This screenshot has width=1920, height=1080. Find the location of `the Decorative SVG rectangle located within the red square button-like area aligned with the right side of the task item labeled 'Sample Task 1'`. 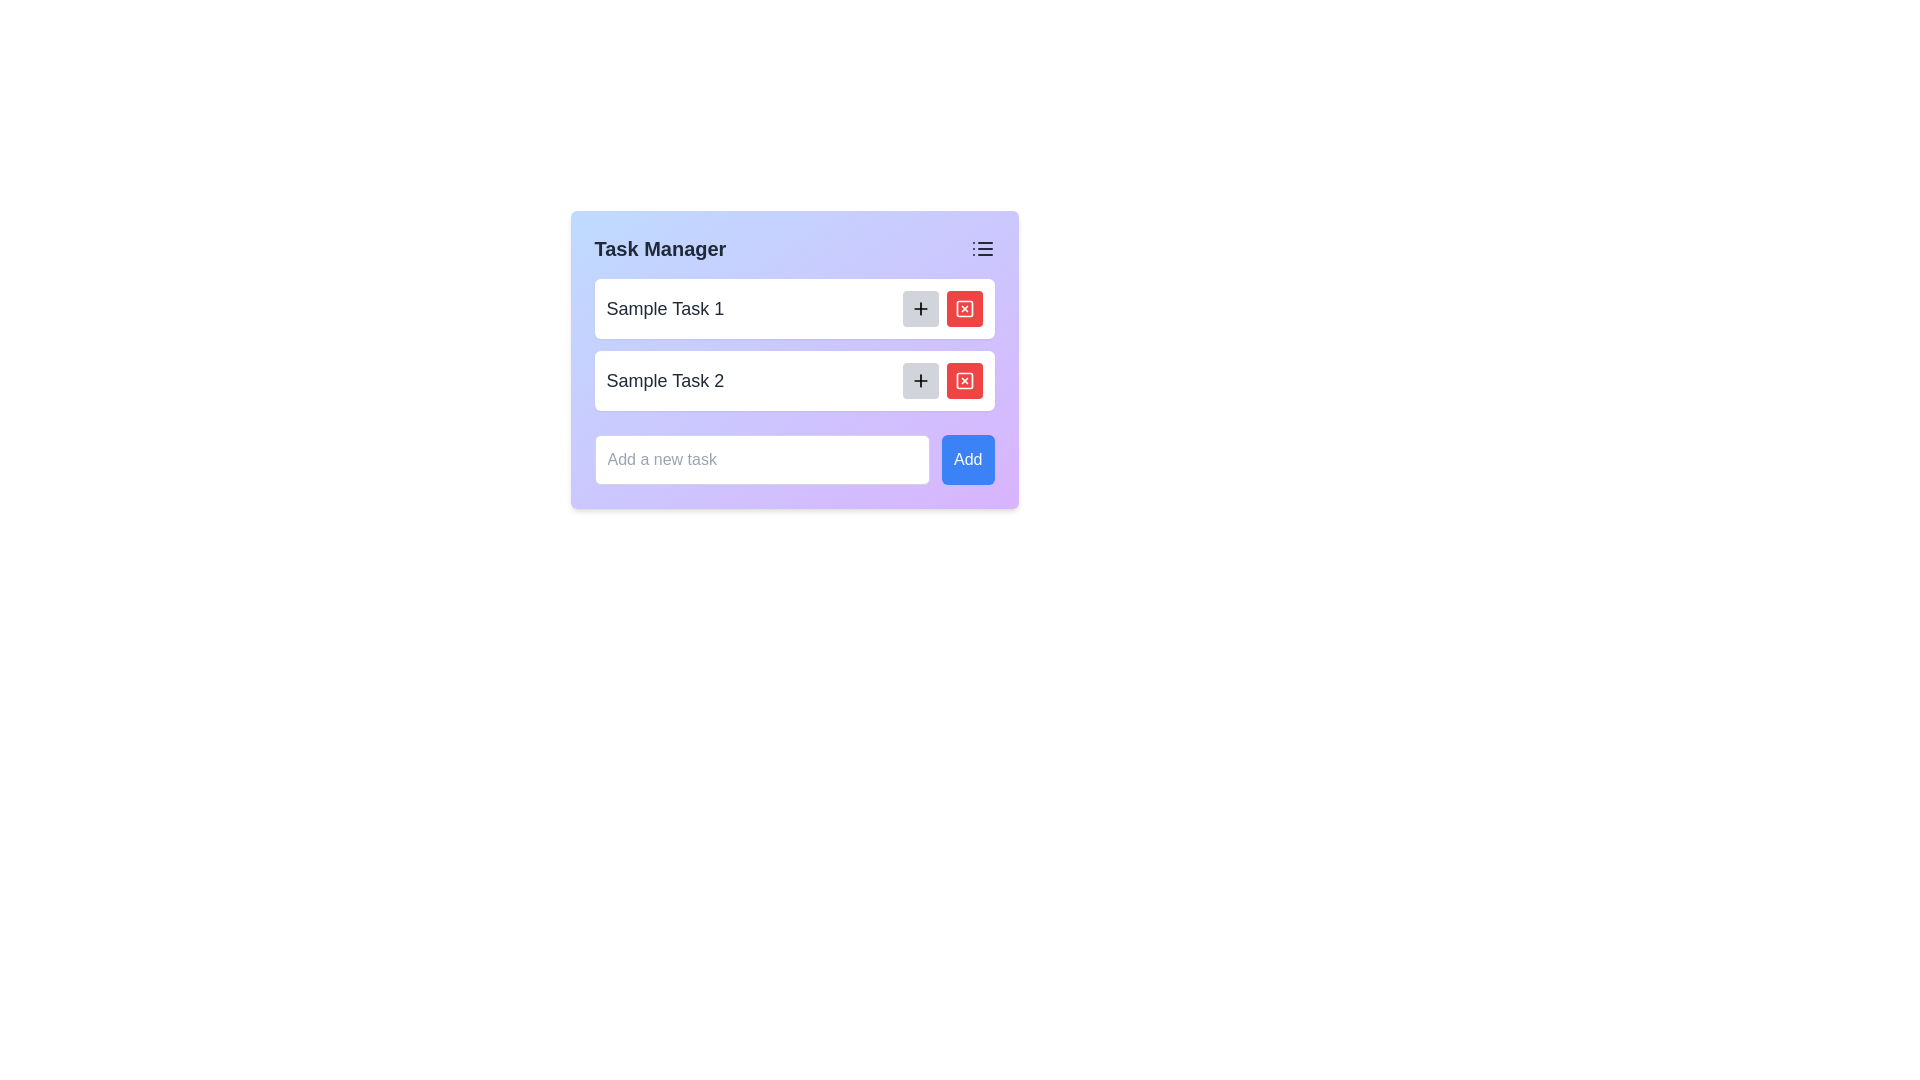

the Decorative SVG rectangle located within the red square button-like area aligned with the right side of the task item labeled 'Sample Task 1' is located at coordinates (964, 308).